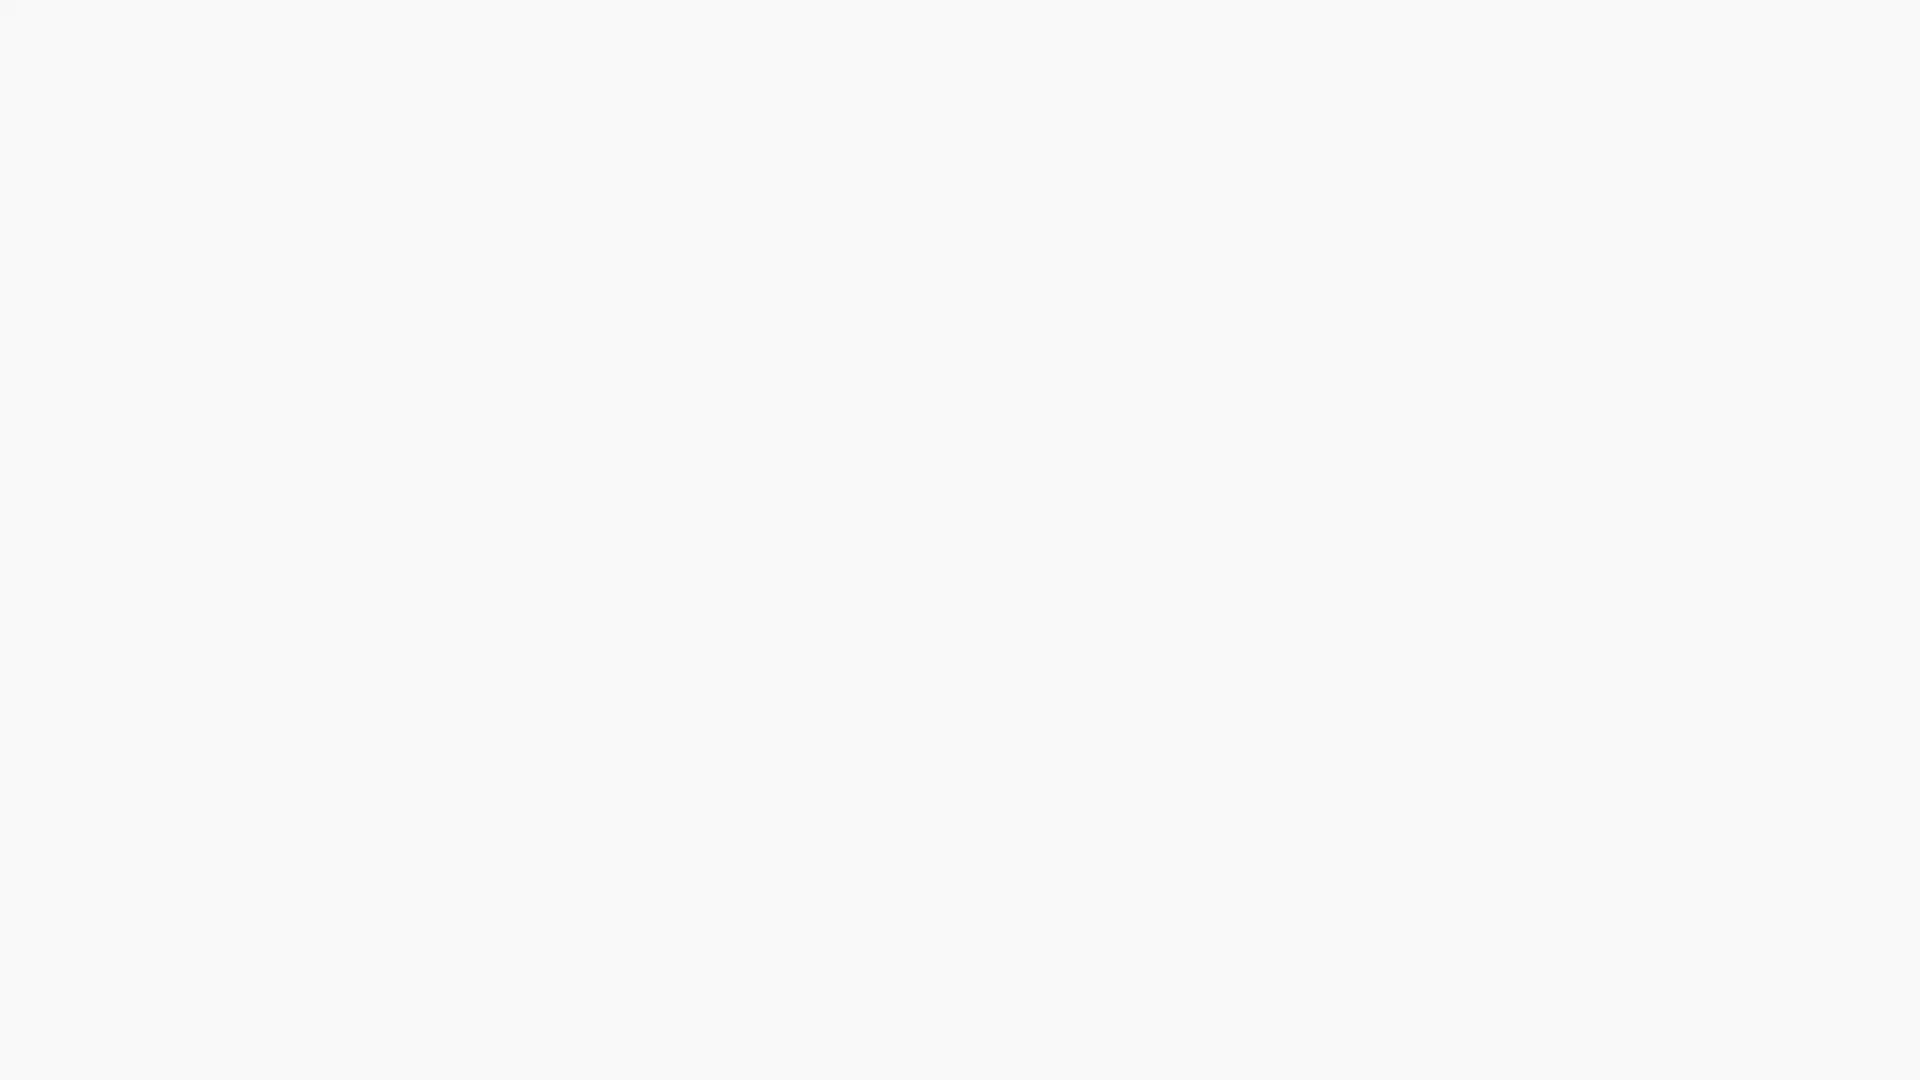  What do you see at coordinates (1584, 30) in the screenshot?
I see `Search` at bounding box center [1584, 30].